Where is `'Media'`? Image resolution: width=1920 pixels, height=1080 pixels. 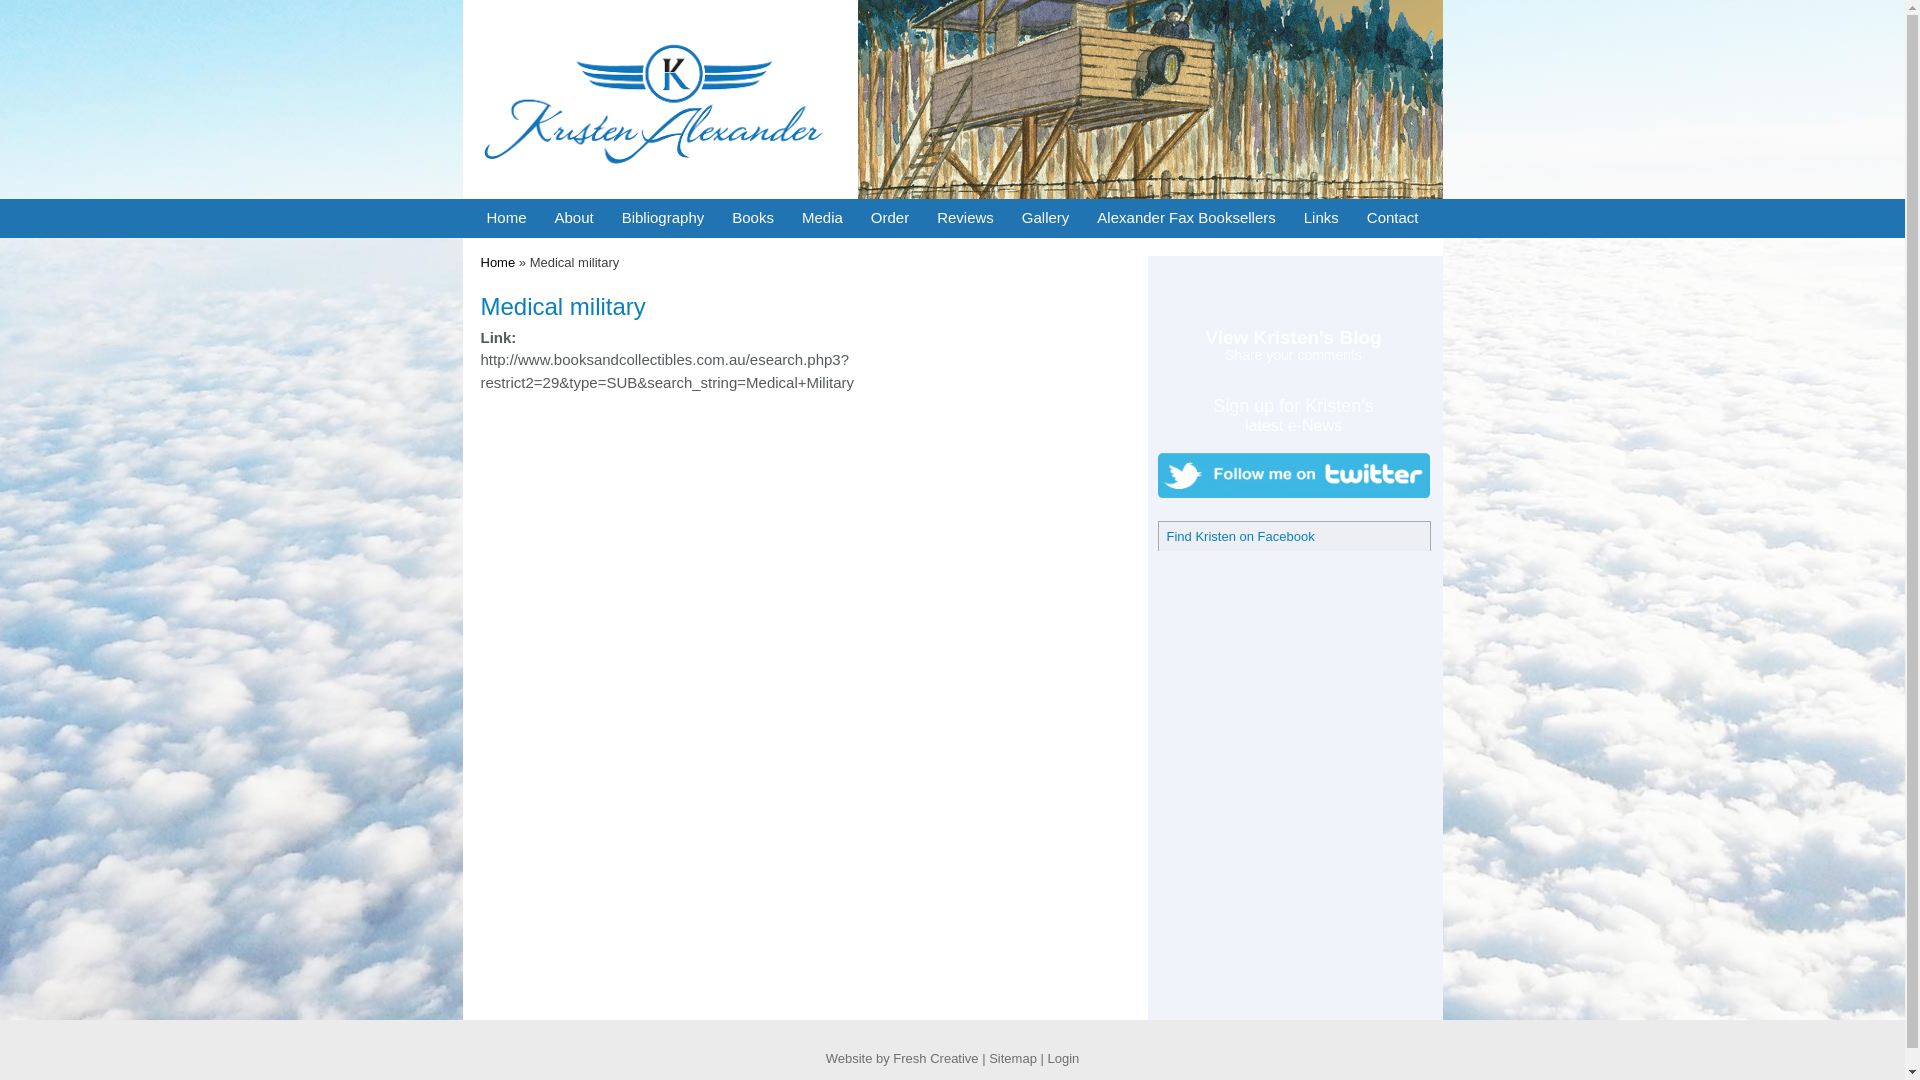
'Media' is located at coordinates (822, 218).